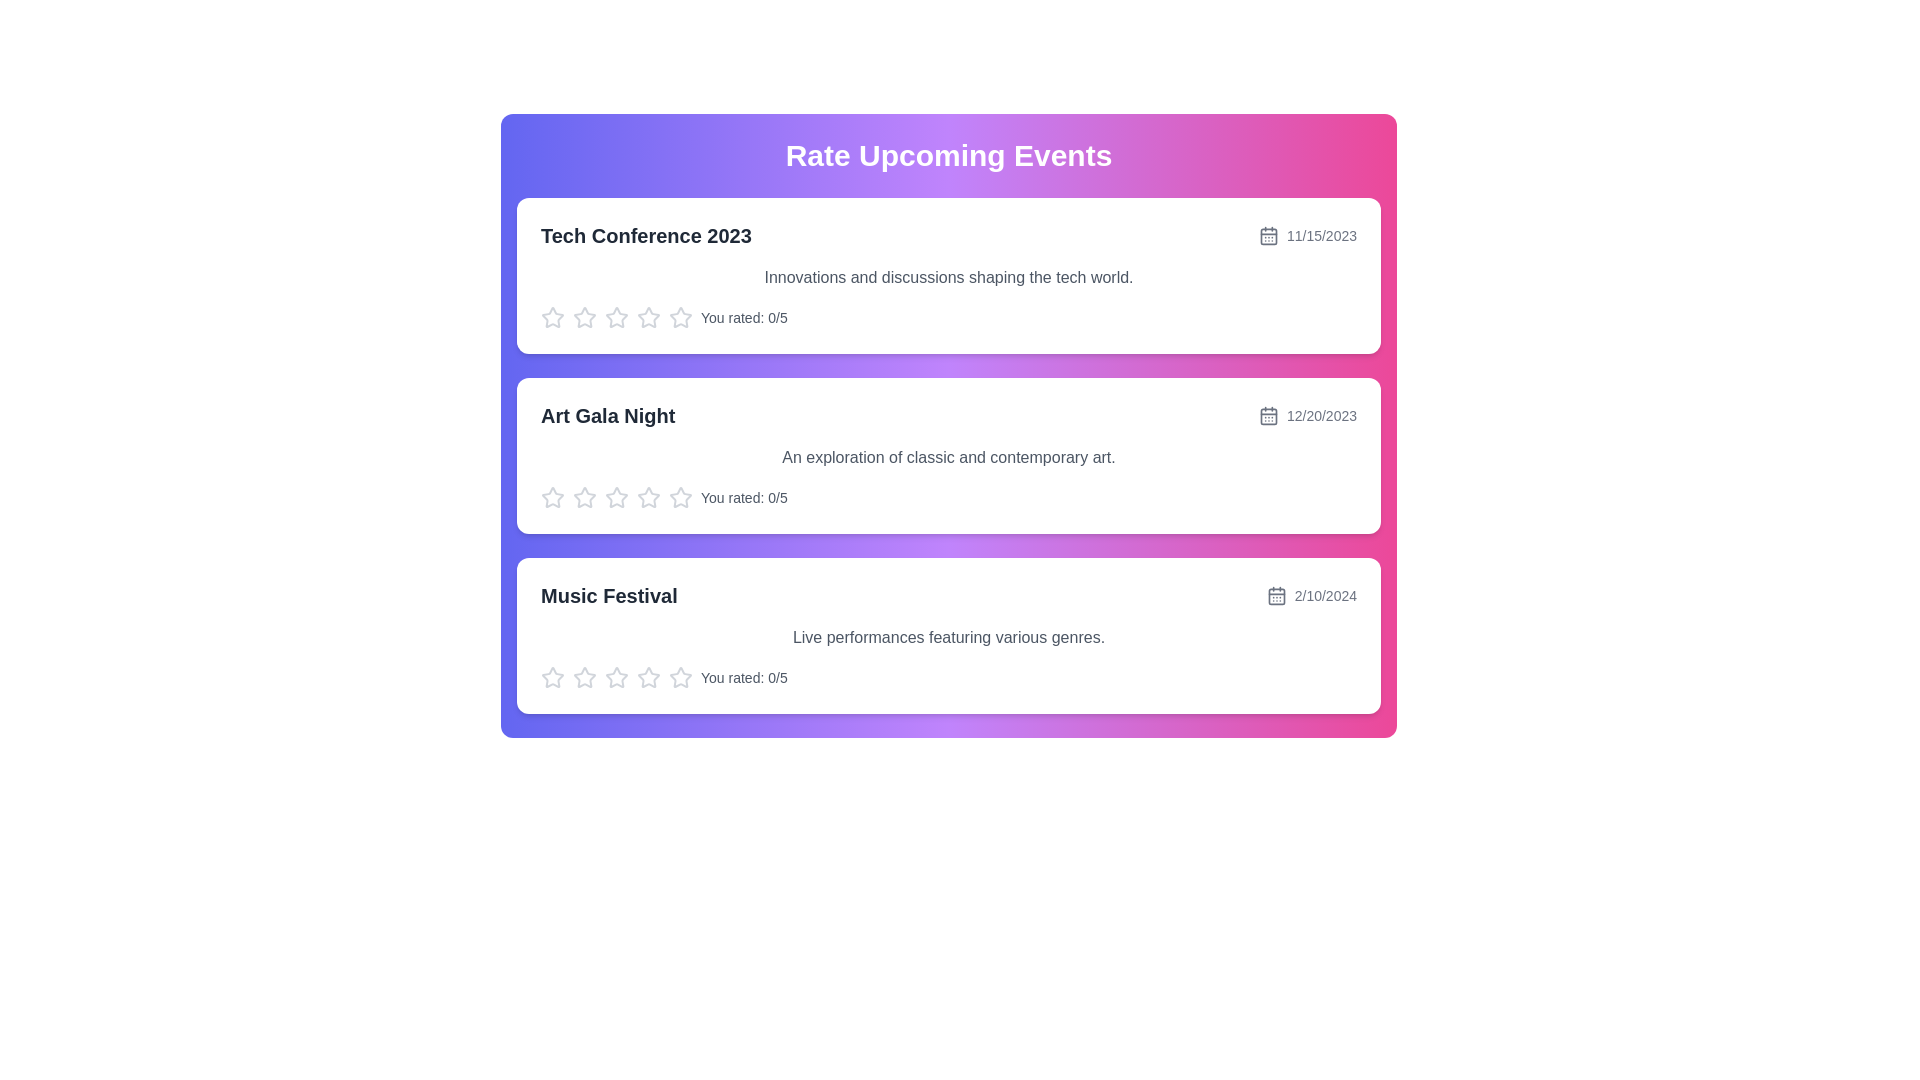 This screenshot has width=1920, height=1080. What do you see at coordinates (552, 676) in the screenshot?
I see `the first star rating icon (SVG) in the Music Festival card to rate the event` at bounding box center [552, 676].